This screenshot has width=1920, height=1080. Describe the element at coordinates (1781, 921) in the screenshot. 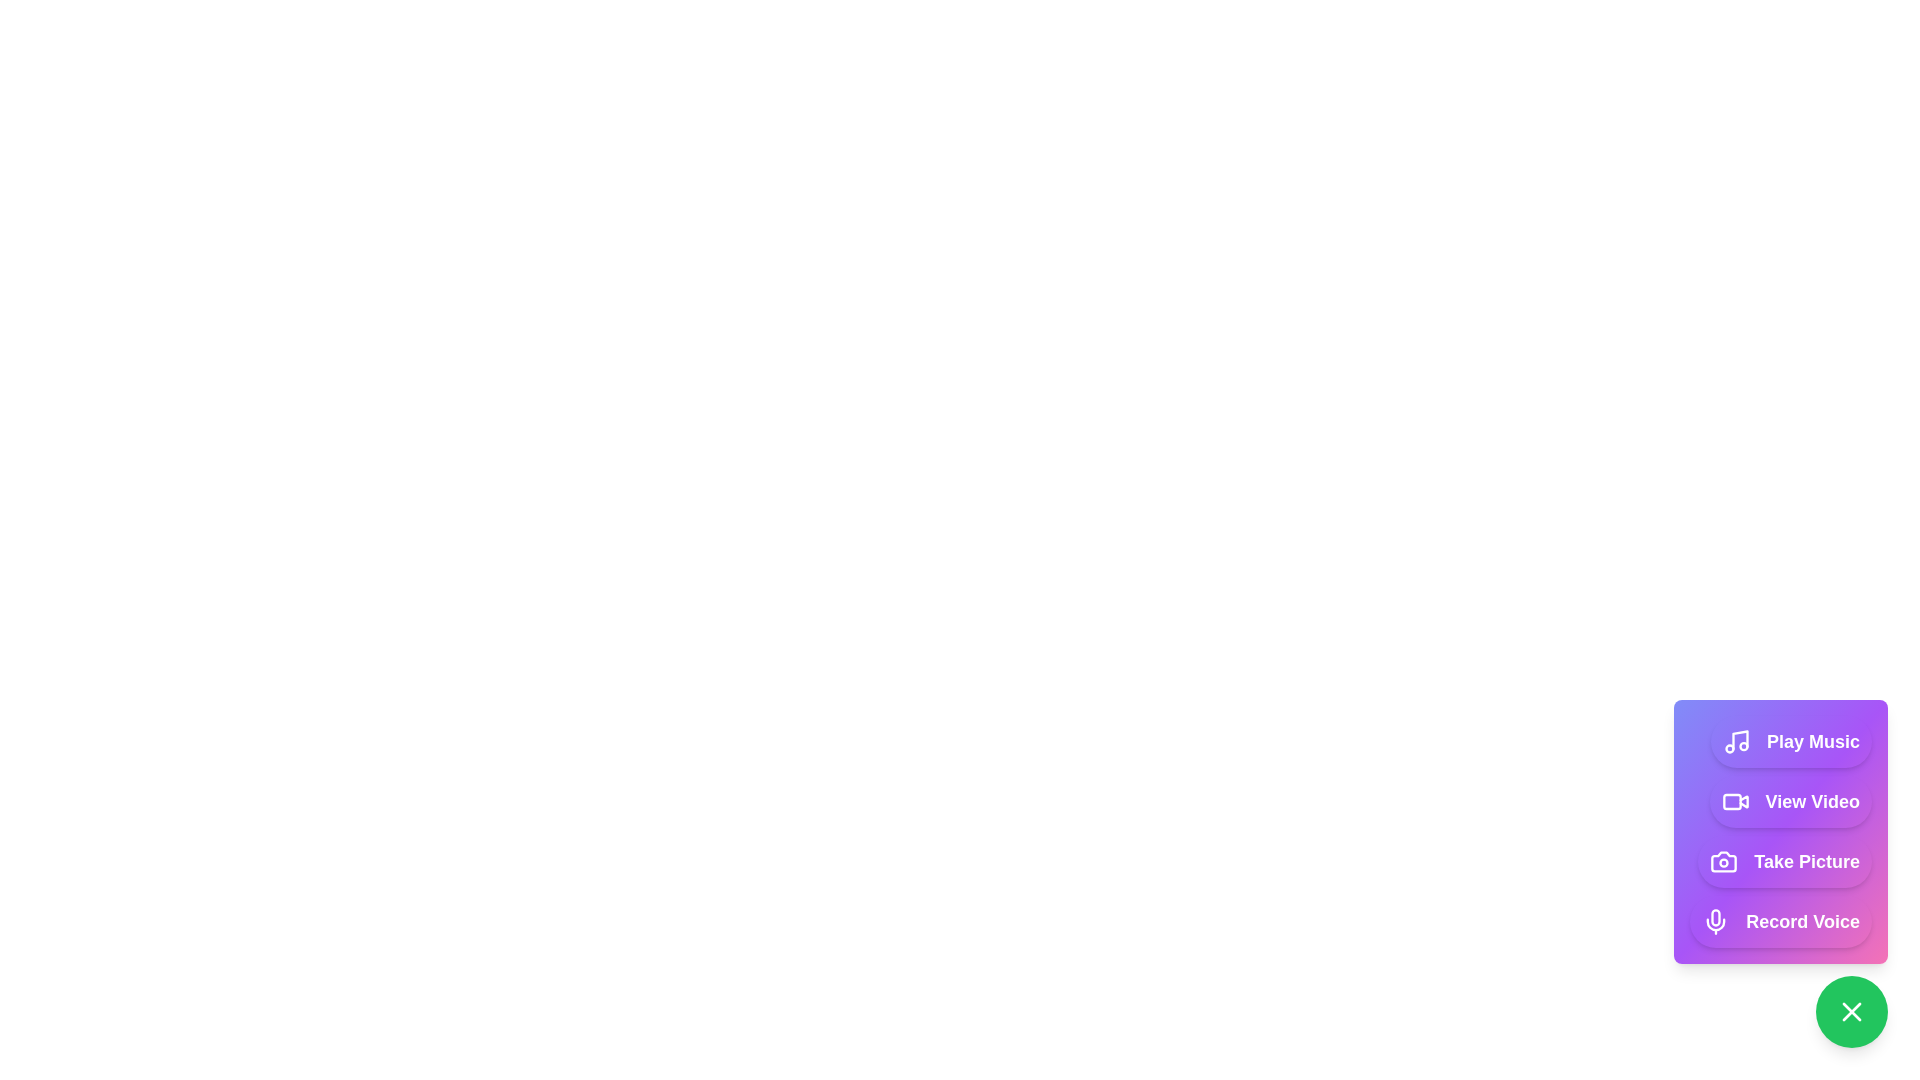

I see `the button with label 'Record Voice' to visually inspect its text` at that location.